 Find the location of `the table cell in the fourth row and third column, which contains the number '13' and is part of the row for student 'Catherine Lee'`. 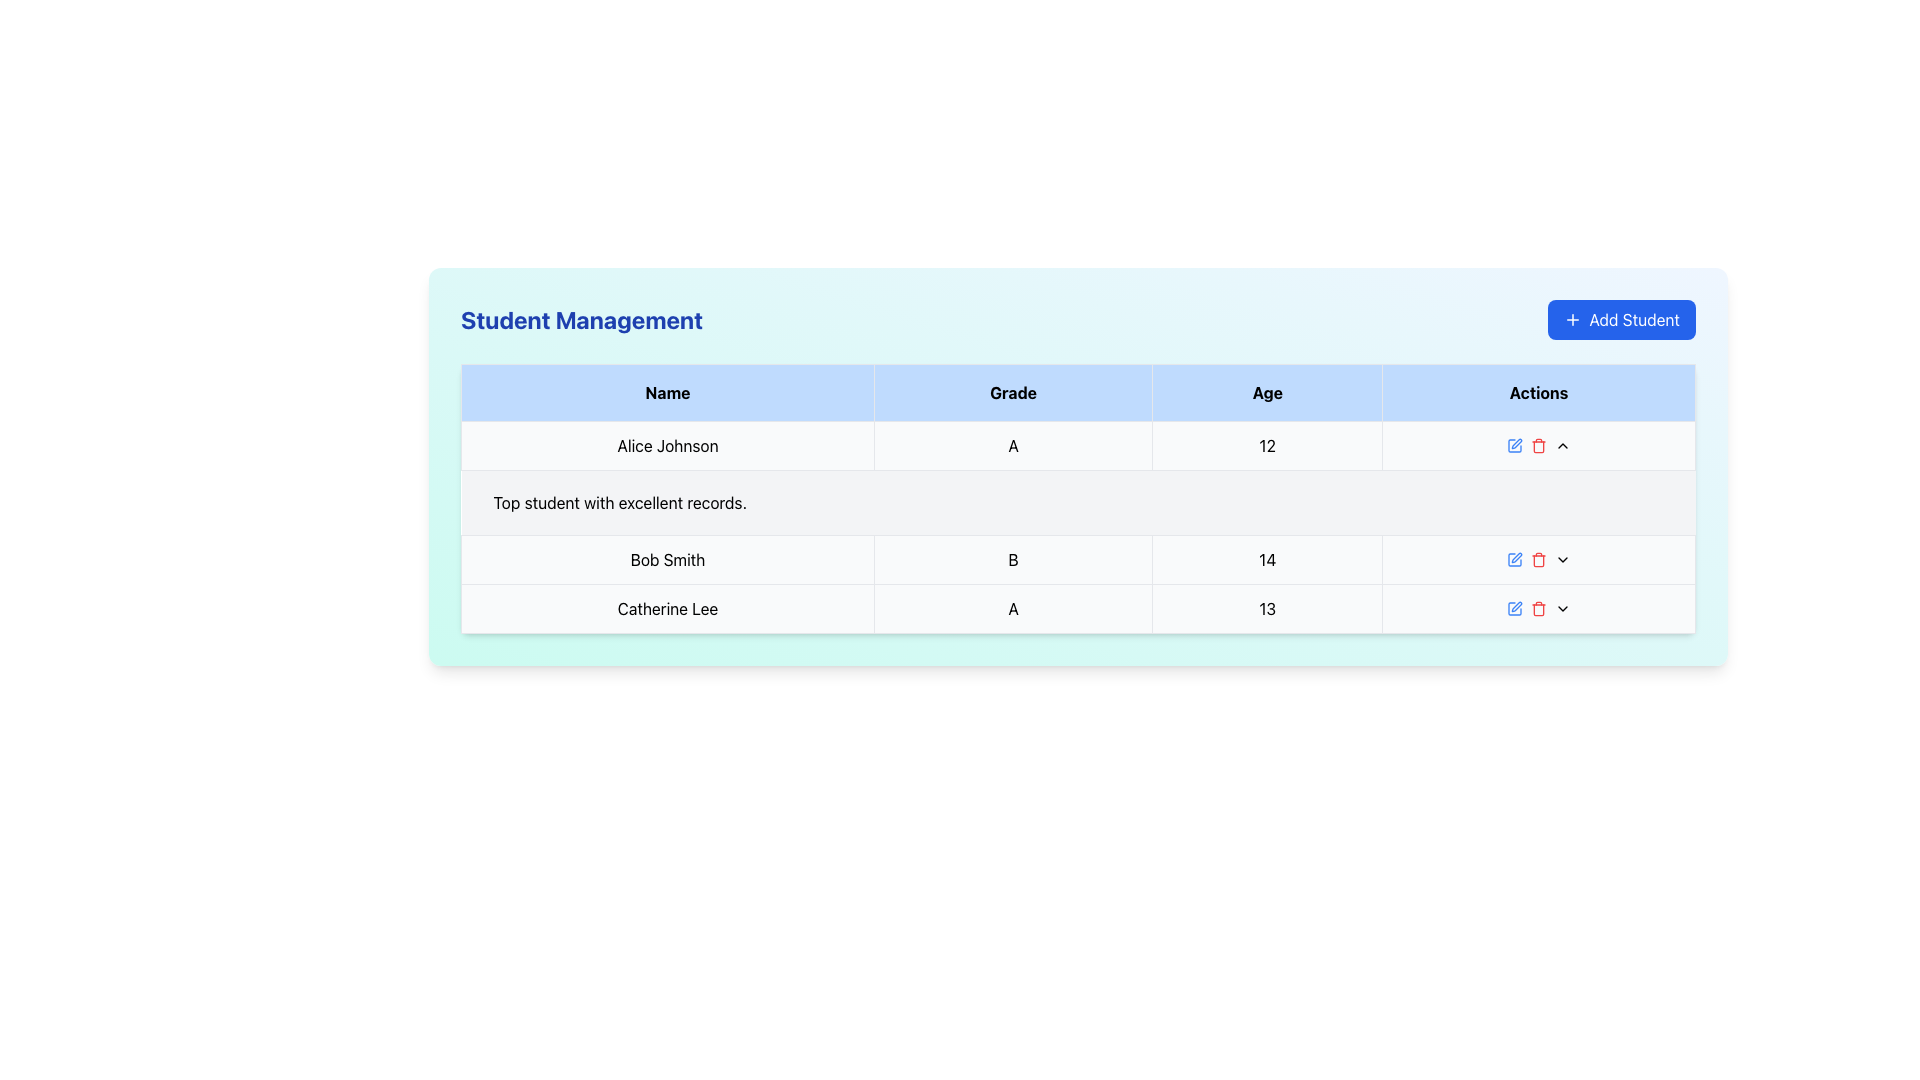

the table cell in the fourth row and third column, which contains the number '13' and is part of the row for student 'Catherine Lee' is located at coordinates (1266, 608).